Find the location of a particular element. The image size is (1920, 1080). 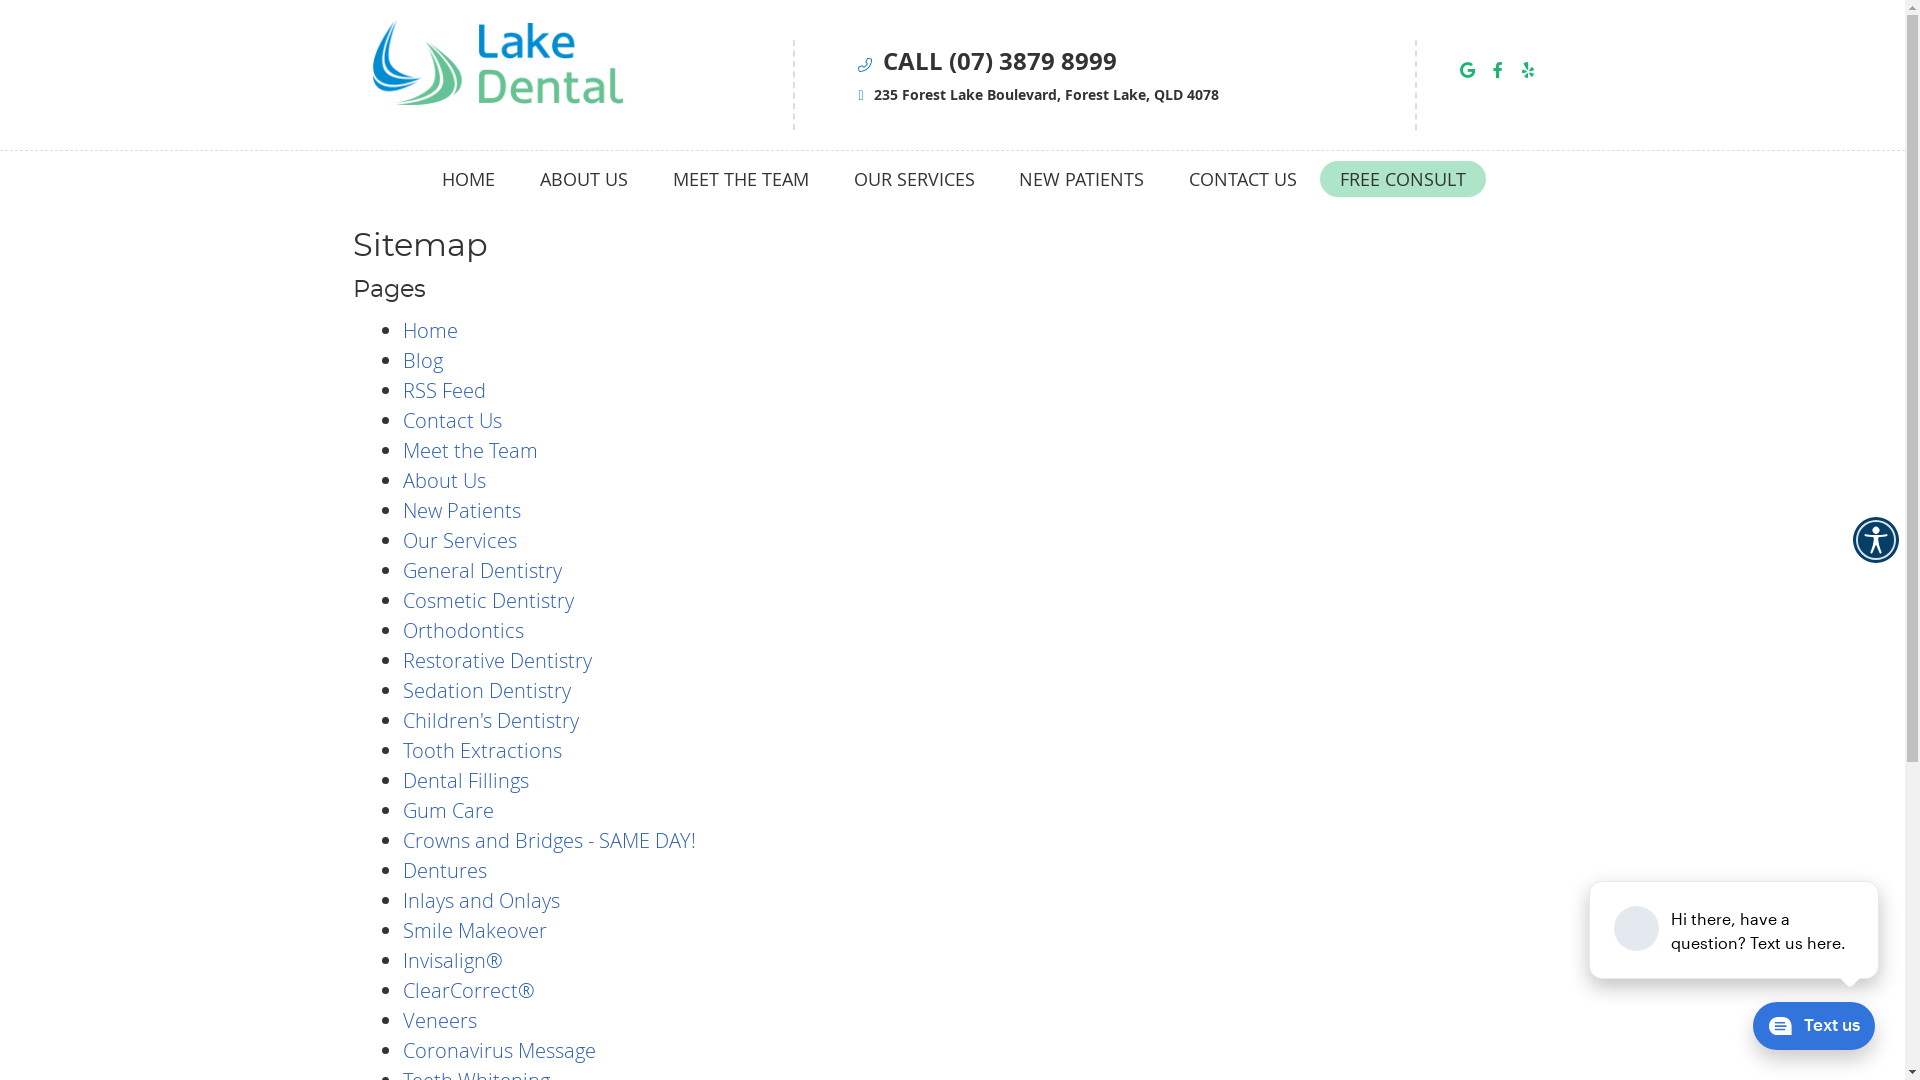

'RSS Feed' is located at coordinates (442, 390).